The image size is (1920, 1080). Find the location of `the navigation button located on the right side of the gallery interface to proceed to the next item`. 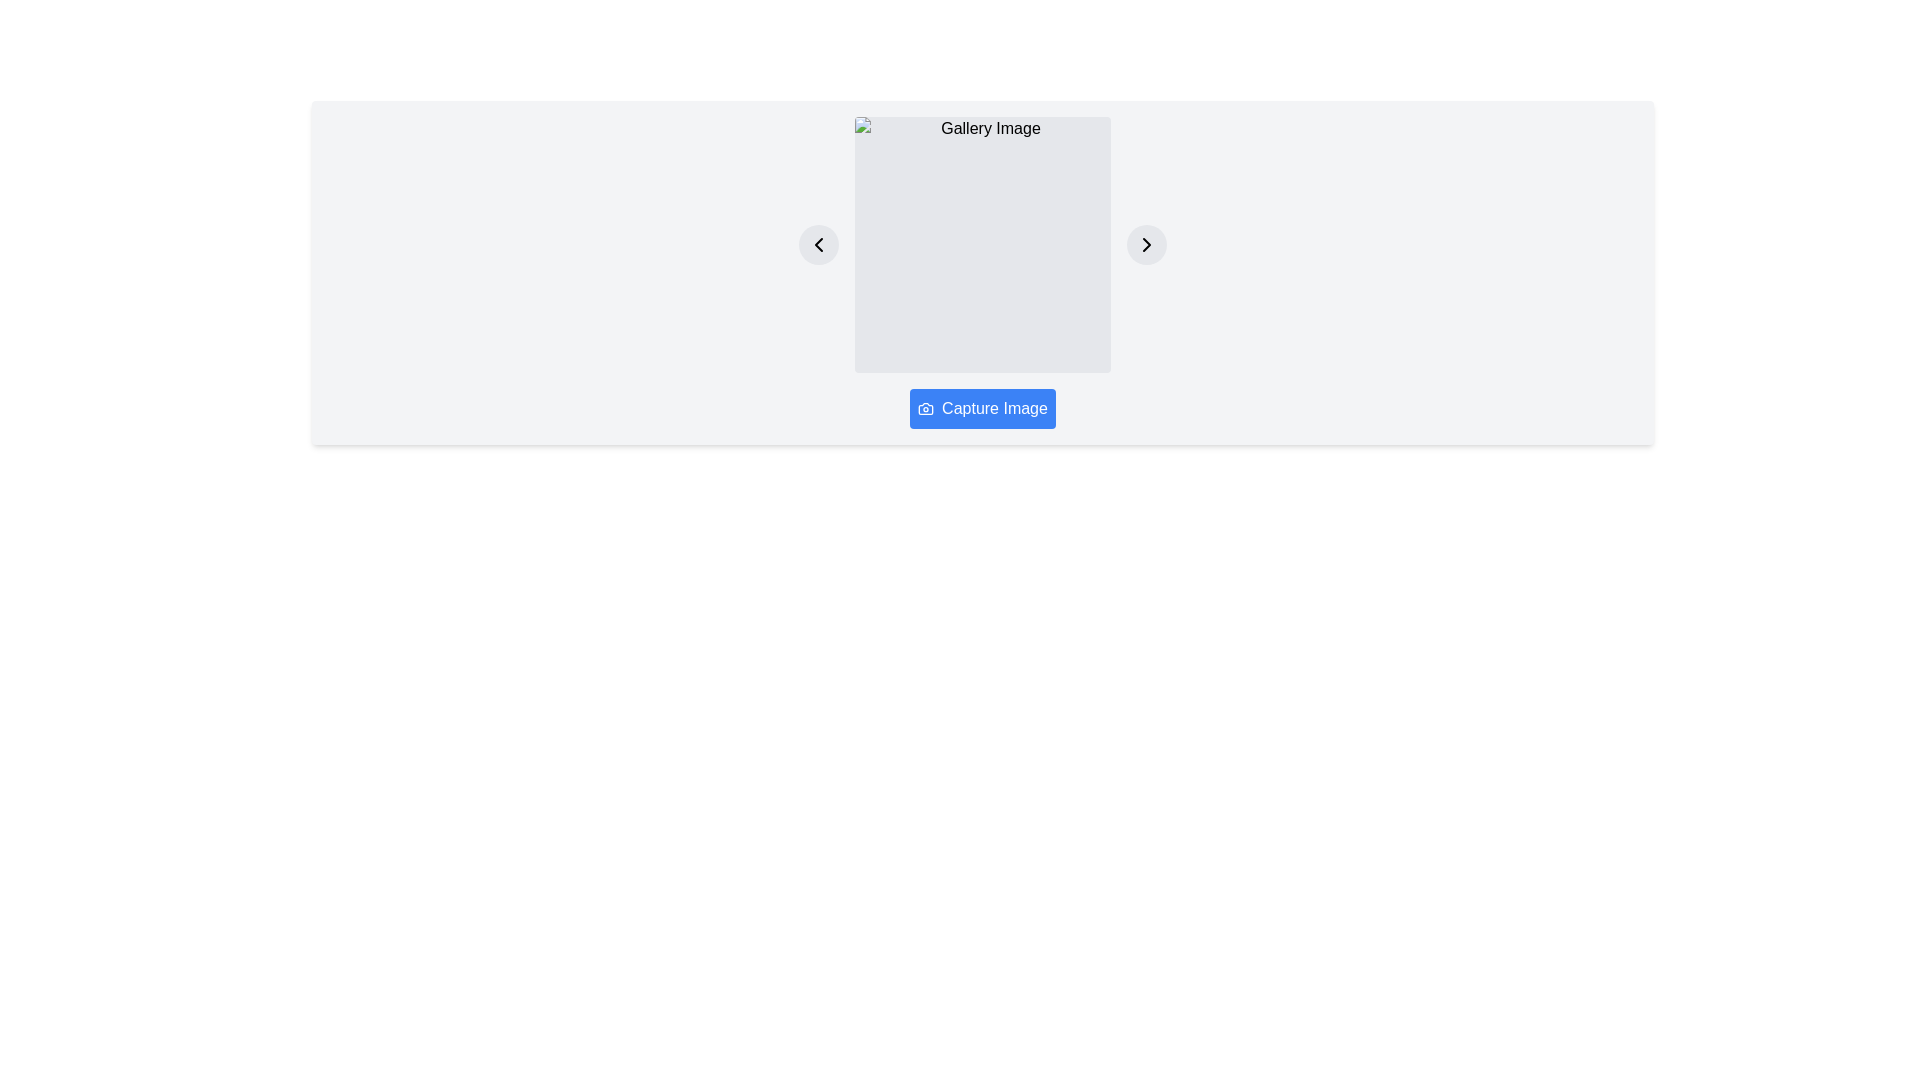

the navigation button located on the right side of the gallery interface to proceed to the next item is located at coordinates (1147, 244).